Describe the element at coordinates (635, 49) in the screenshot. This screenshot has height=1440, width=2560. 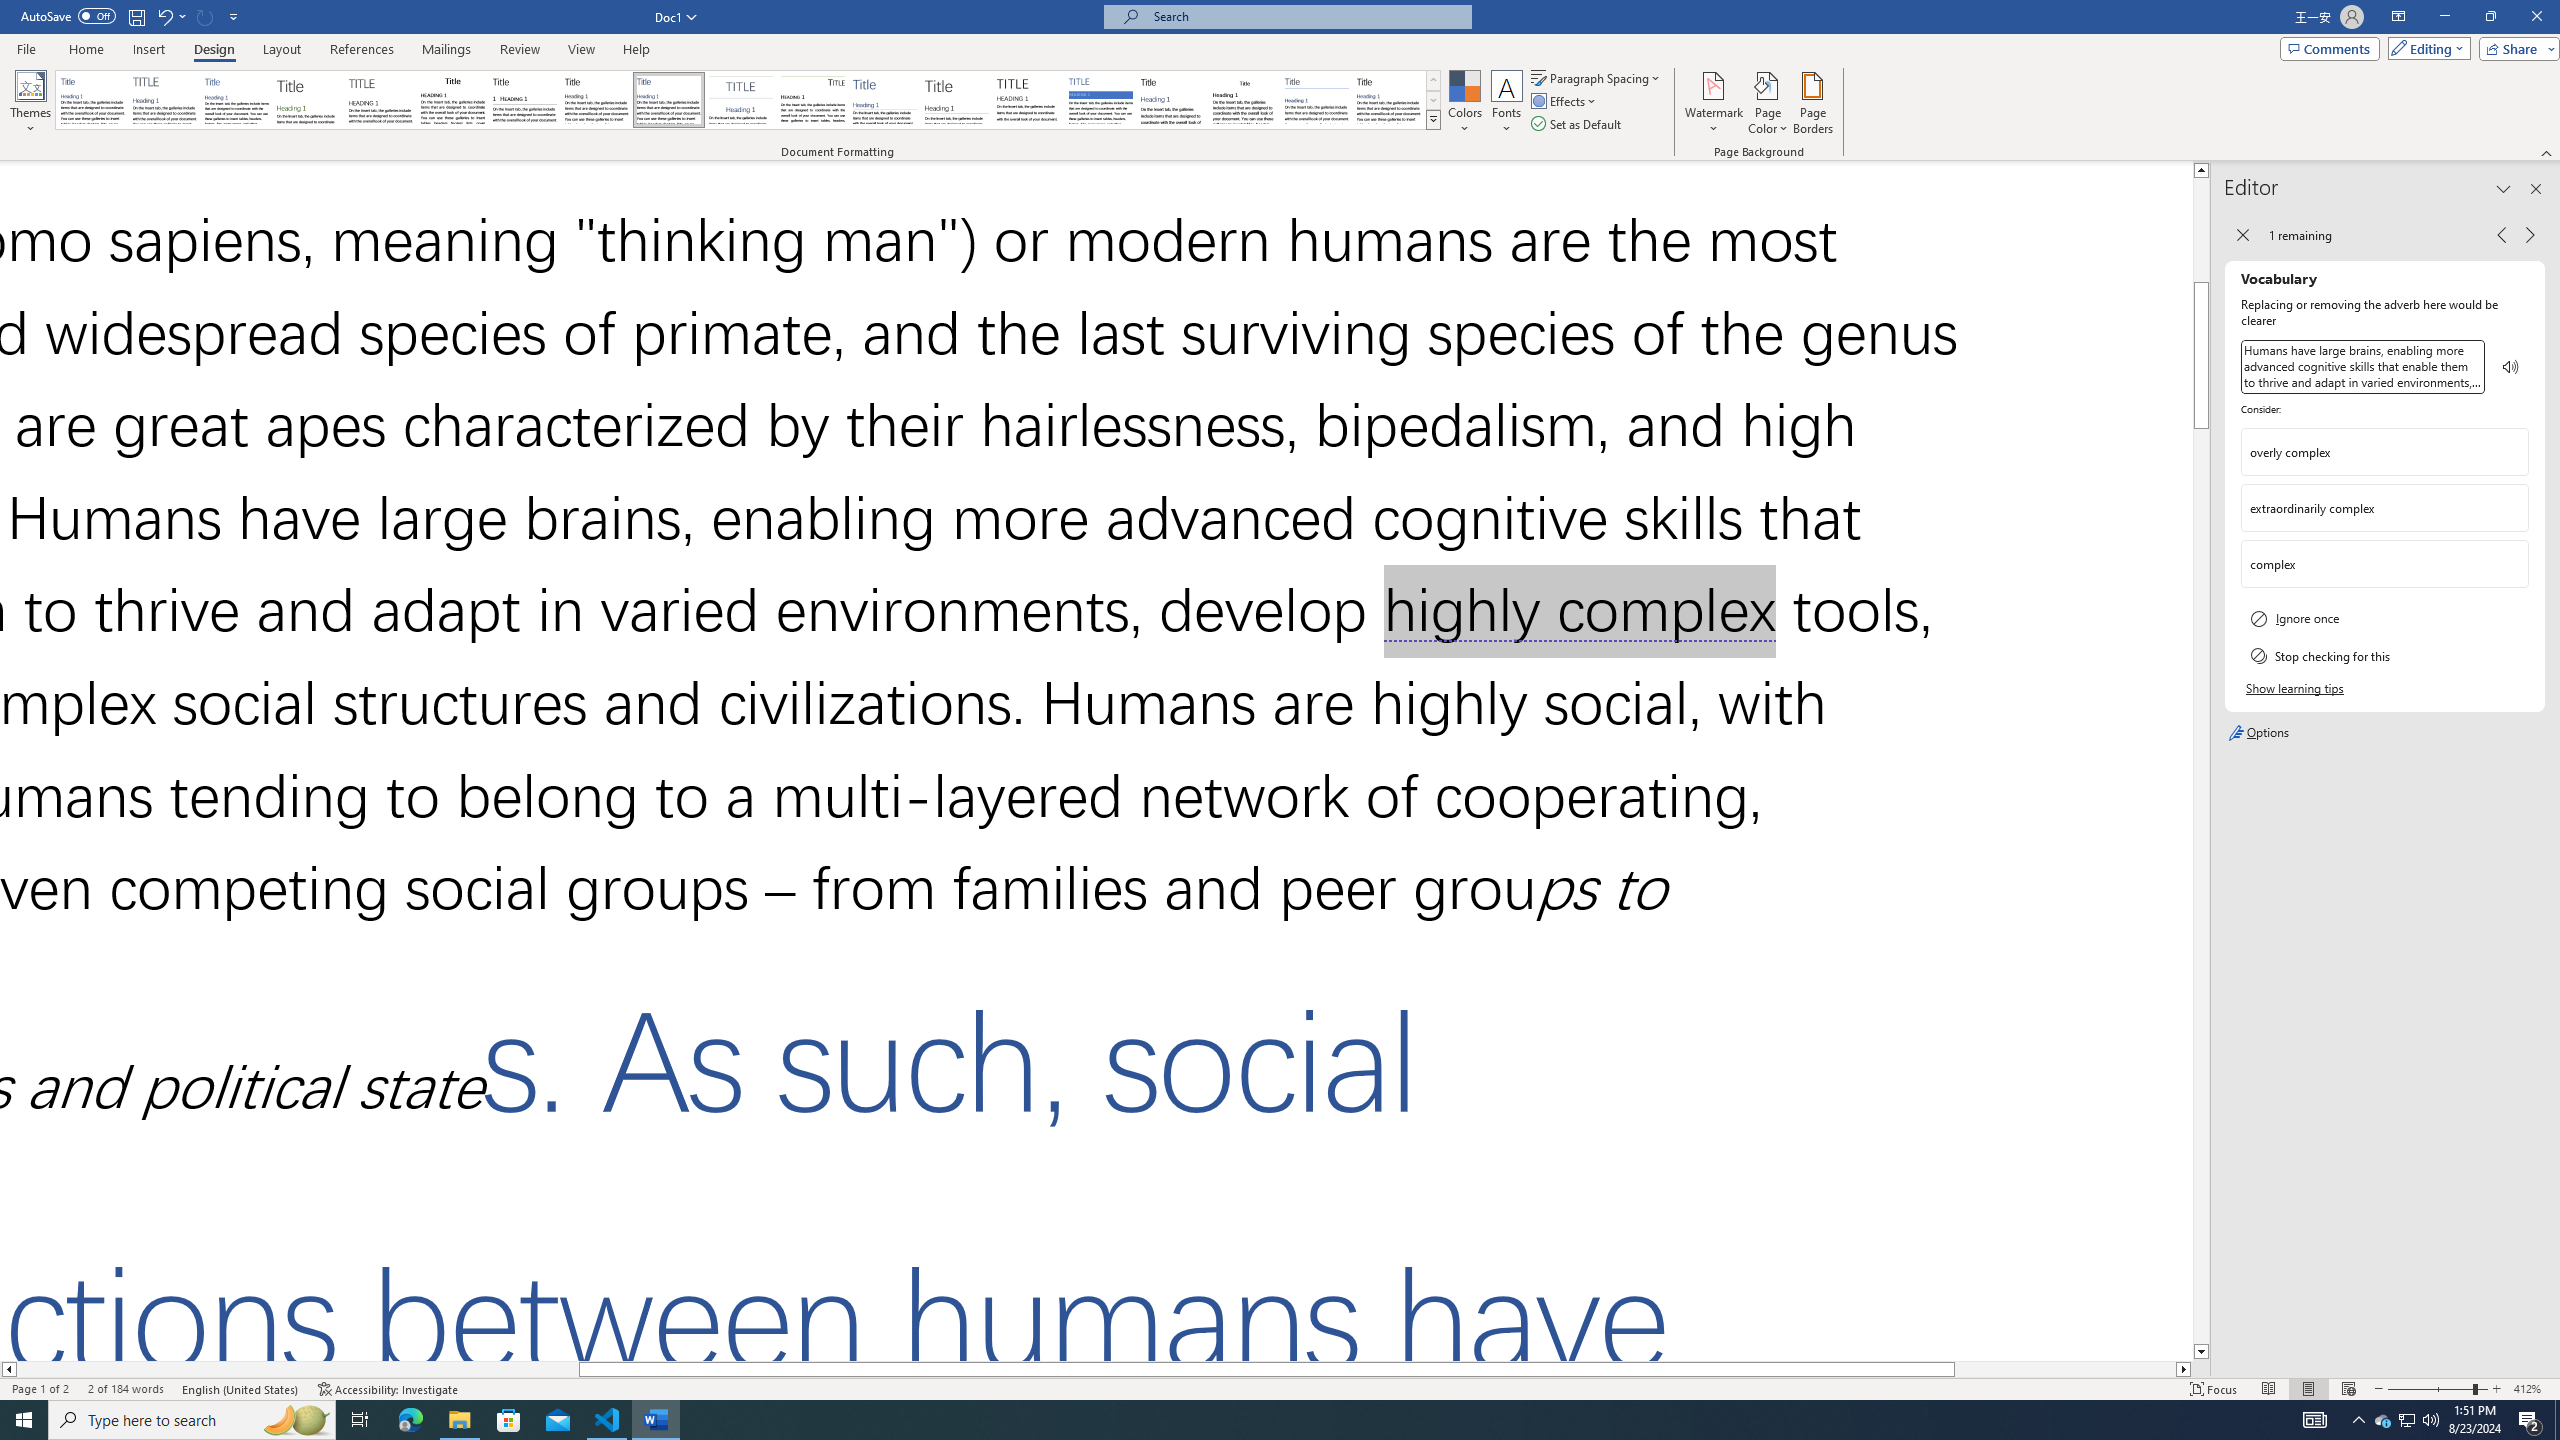
I see `'Help'` at that location.